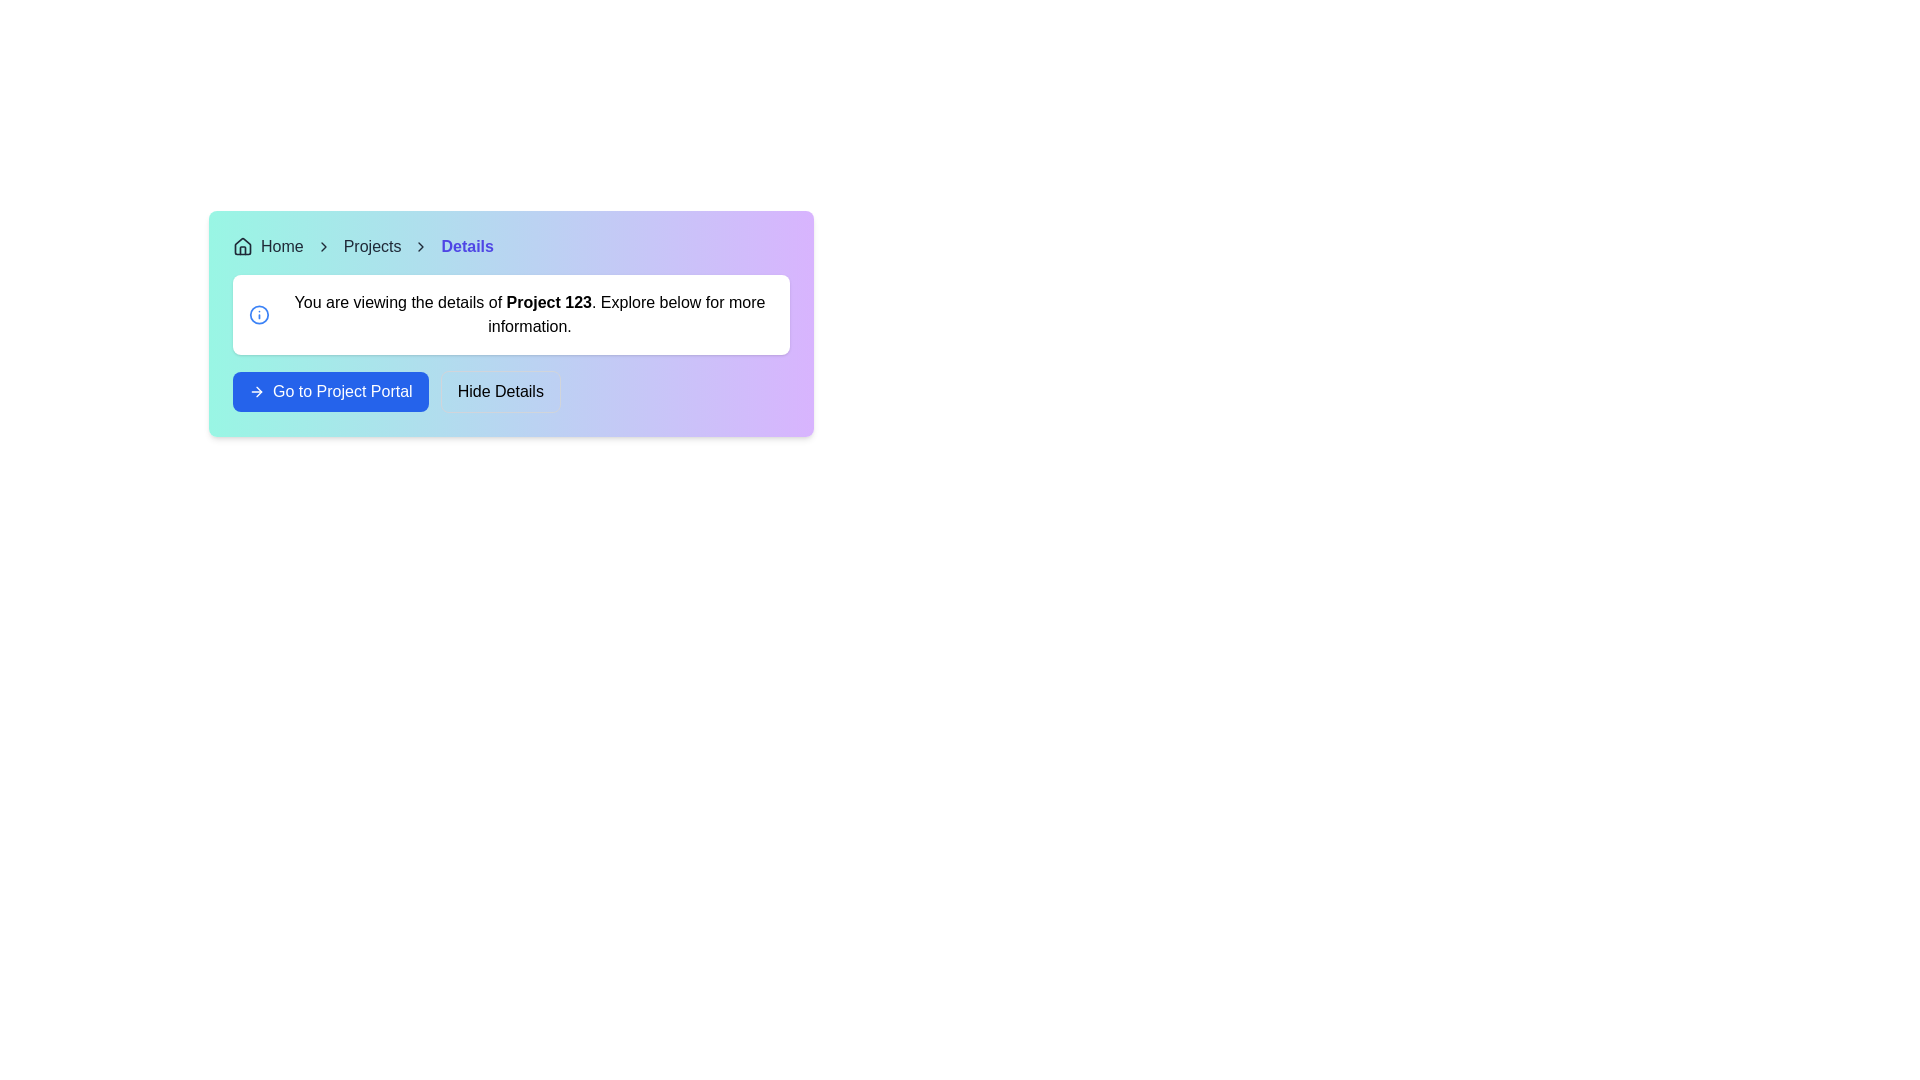 The image size is (1920, 1080). What do you see at coordinates (281, 245) in the screenshot?
I see `the 'Home' text label in the breadcrumb navigation, which is styled in a dark font color and positioned immediately to the right of the house icon` at bounding box center [281, 245].